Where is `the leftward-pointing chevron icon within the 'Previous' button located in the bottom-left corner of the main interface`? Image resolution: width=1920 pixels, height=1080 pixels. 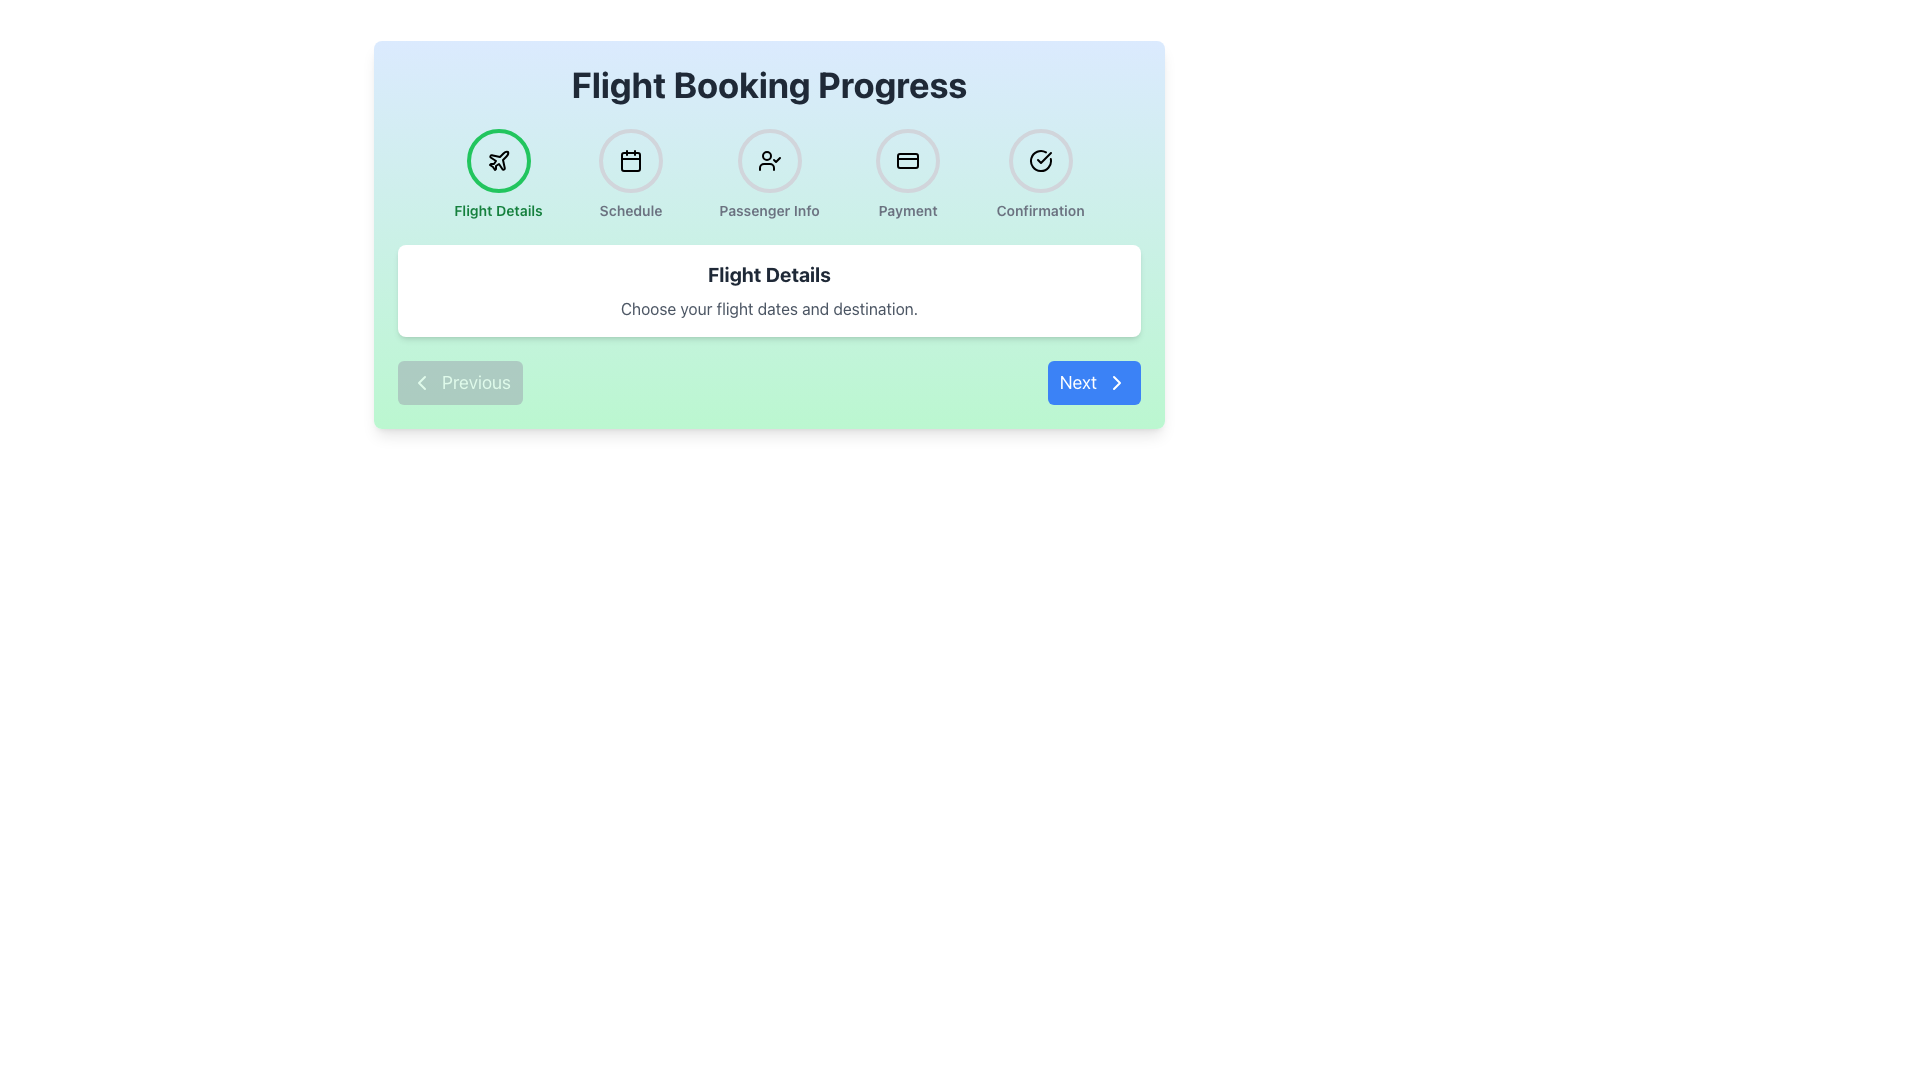
the leftward-pointing chevron icon within the 'Previous' button located in the bottom-left corner of the main interface is located at coordinates (421, 382).